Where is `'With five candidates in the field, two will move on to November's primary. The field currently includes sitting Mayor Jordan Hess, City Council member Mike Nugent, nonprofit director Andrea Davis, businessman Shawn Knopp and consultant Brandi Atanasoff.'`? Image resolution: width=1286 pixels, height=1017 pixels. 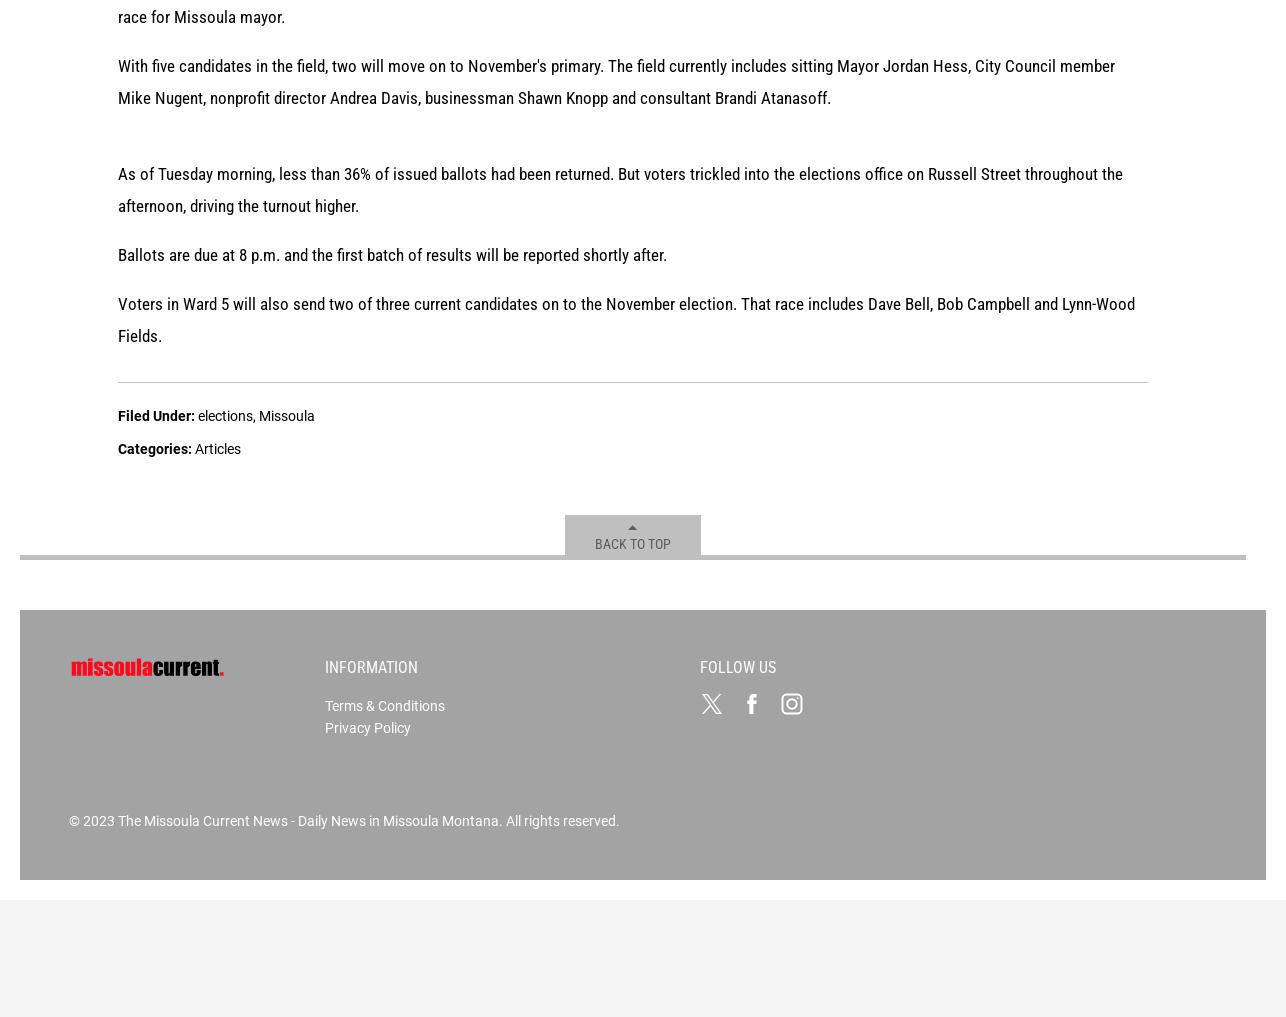
'With five candidates in the field, two will move on to November's primary. The field currently includes sitting Mayor Jordan Hess, City Council member Mike Nugent, nonprofit director Andrea Davis, businessman Shawn Knopp and consultant Brandi Atanasoff.' is located at coordinates (615, 377).